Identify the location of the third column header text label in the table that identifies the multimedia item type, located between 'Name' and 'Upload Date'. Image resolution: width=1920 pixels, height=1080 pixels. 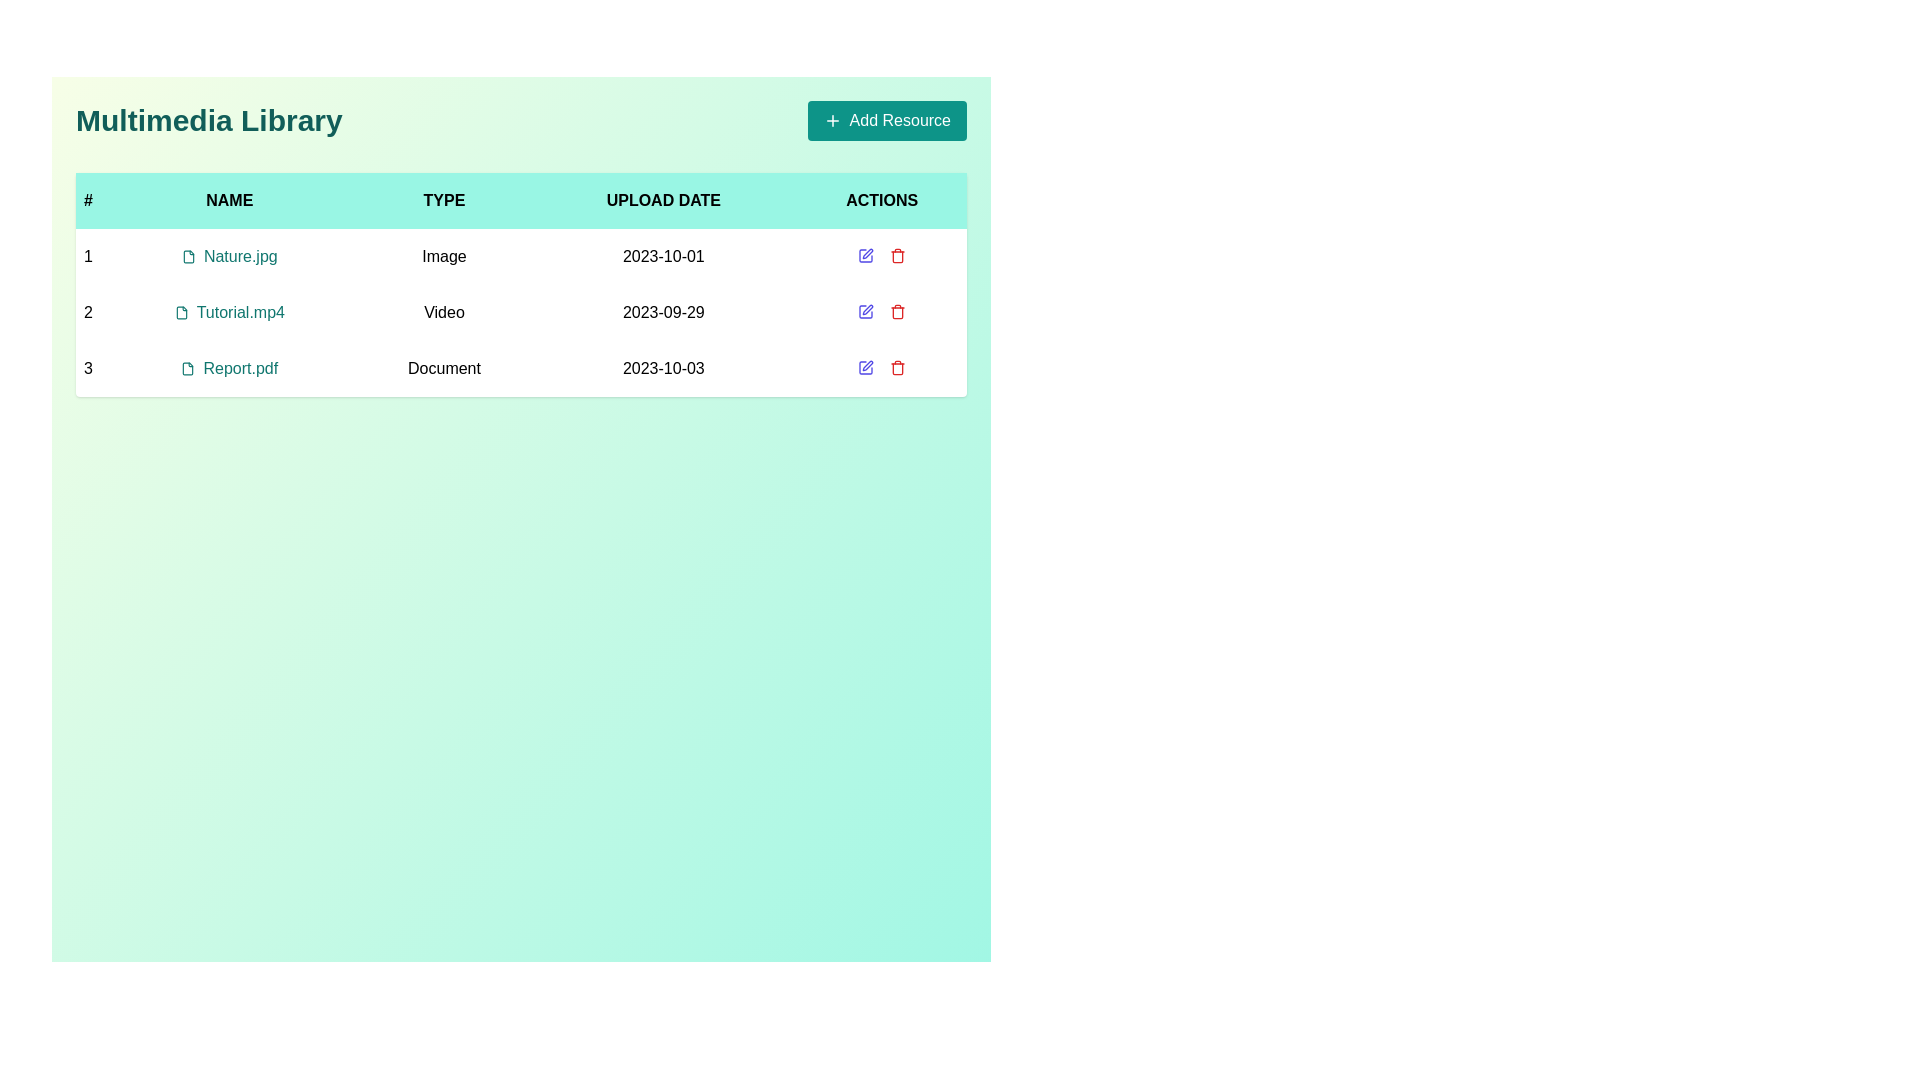
(443, 200).